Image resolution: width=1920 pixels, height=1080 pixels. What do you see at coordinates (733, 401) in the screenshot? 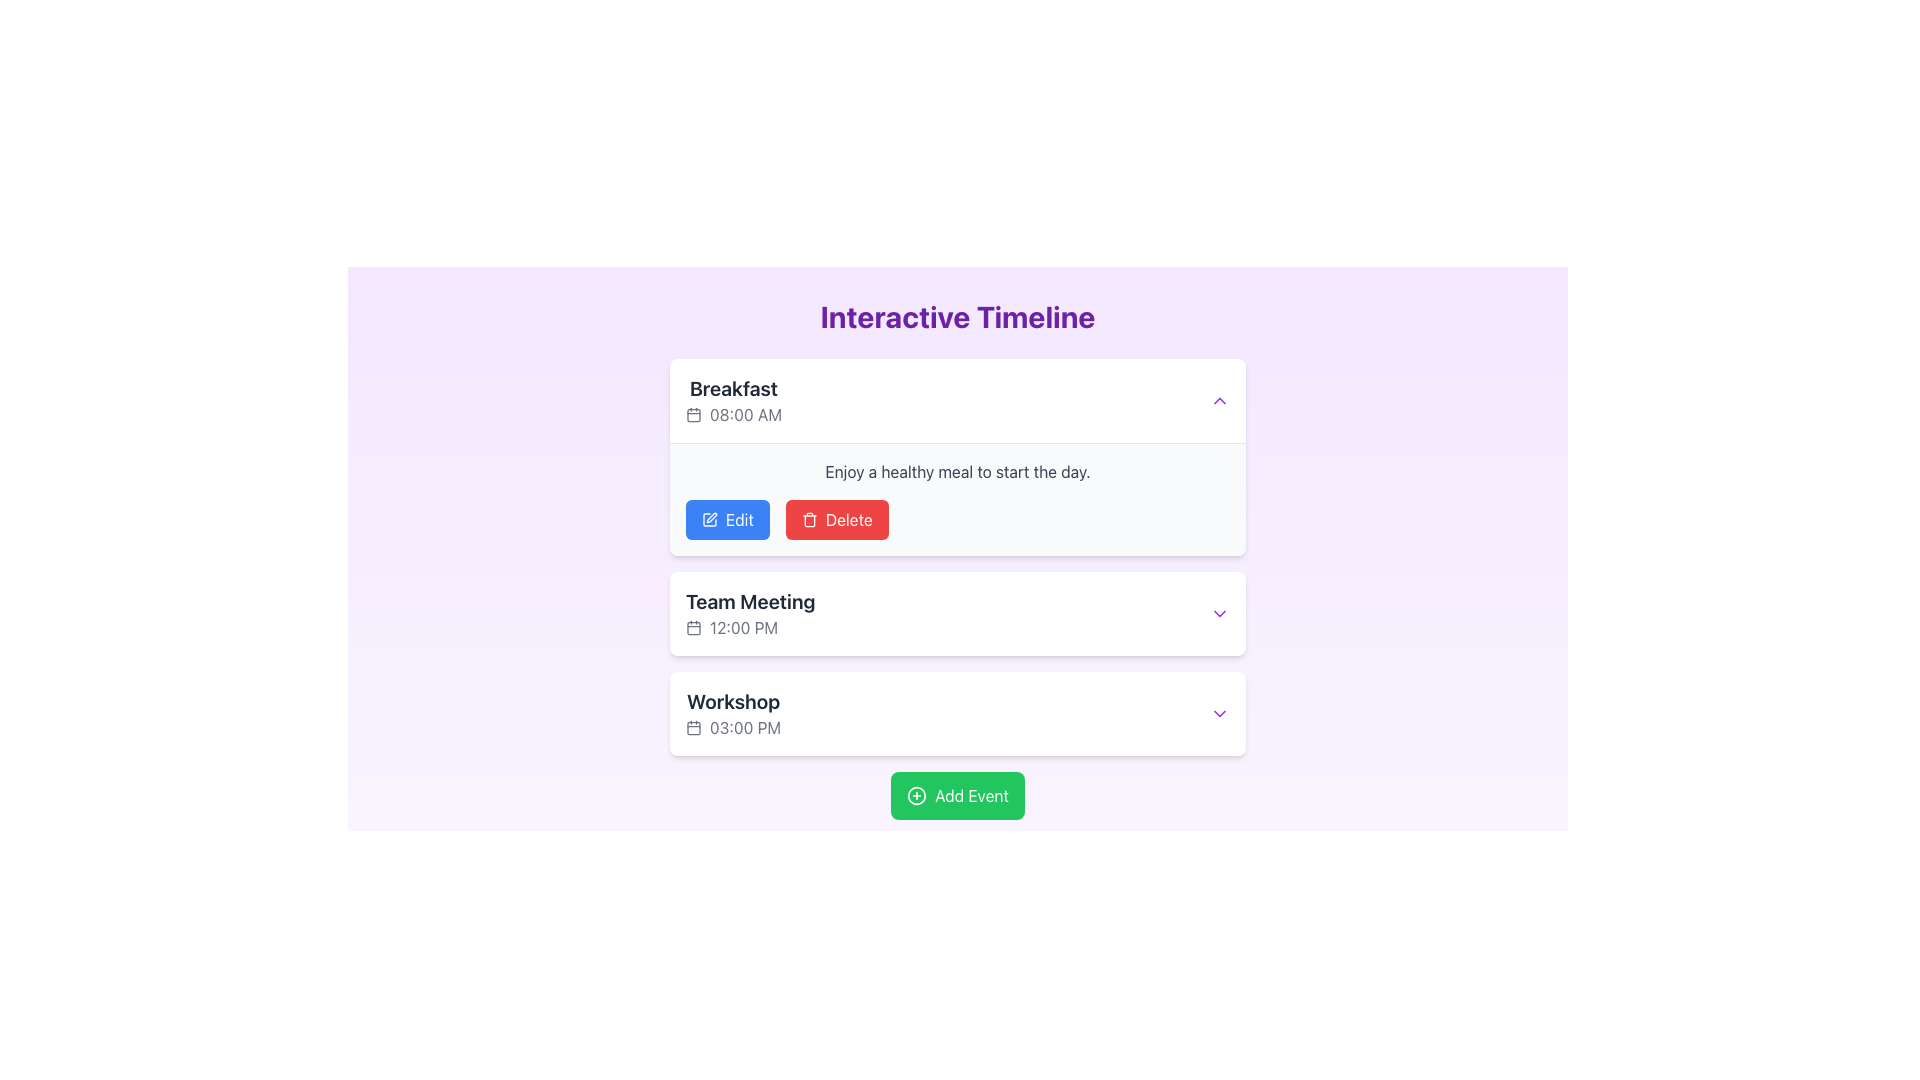
I see `the Text Display (with Icon) for the 'Breakfast' event to access nearby edit and delete buttons` at bounding box center [733, 401].